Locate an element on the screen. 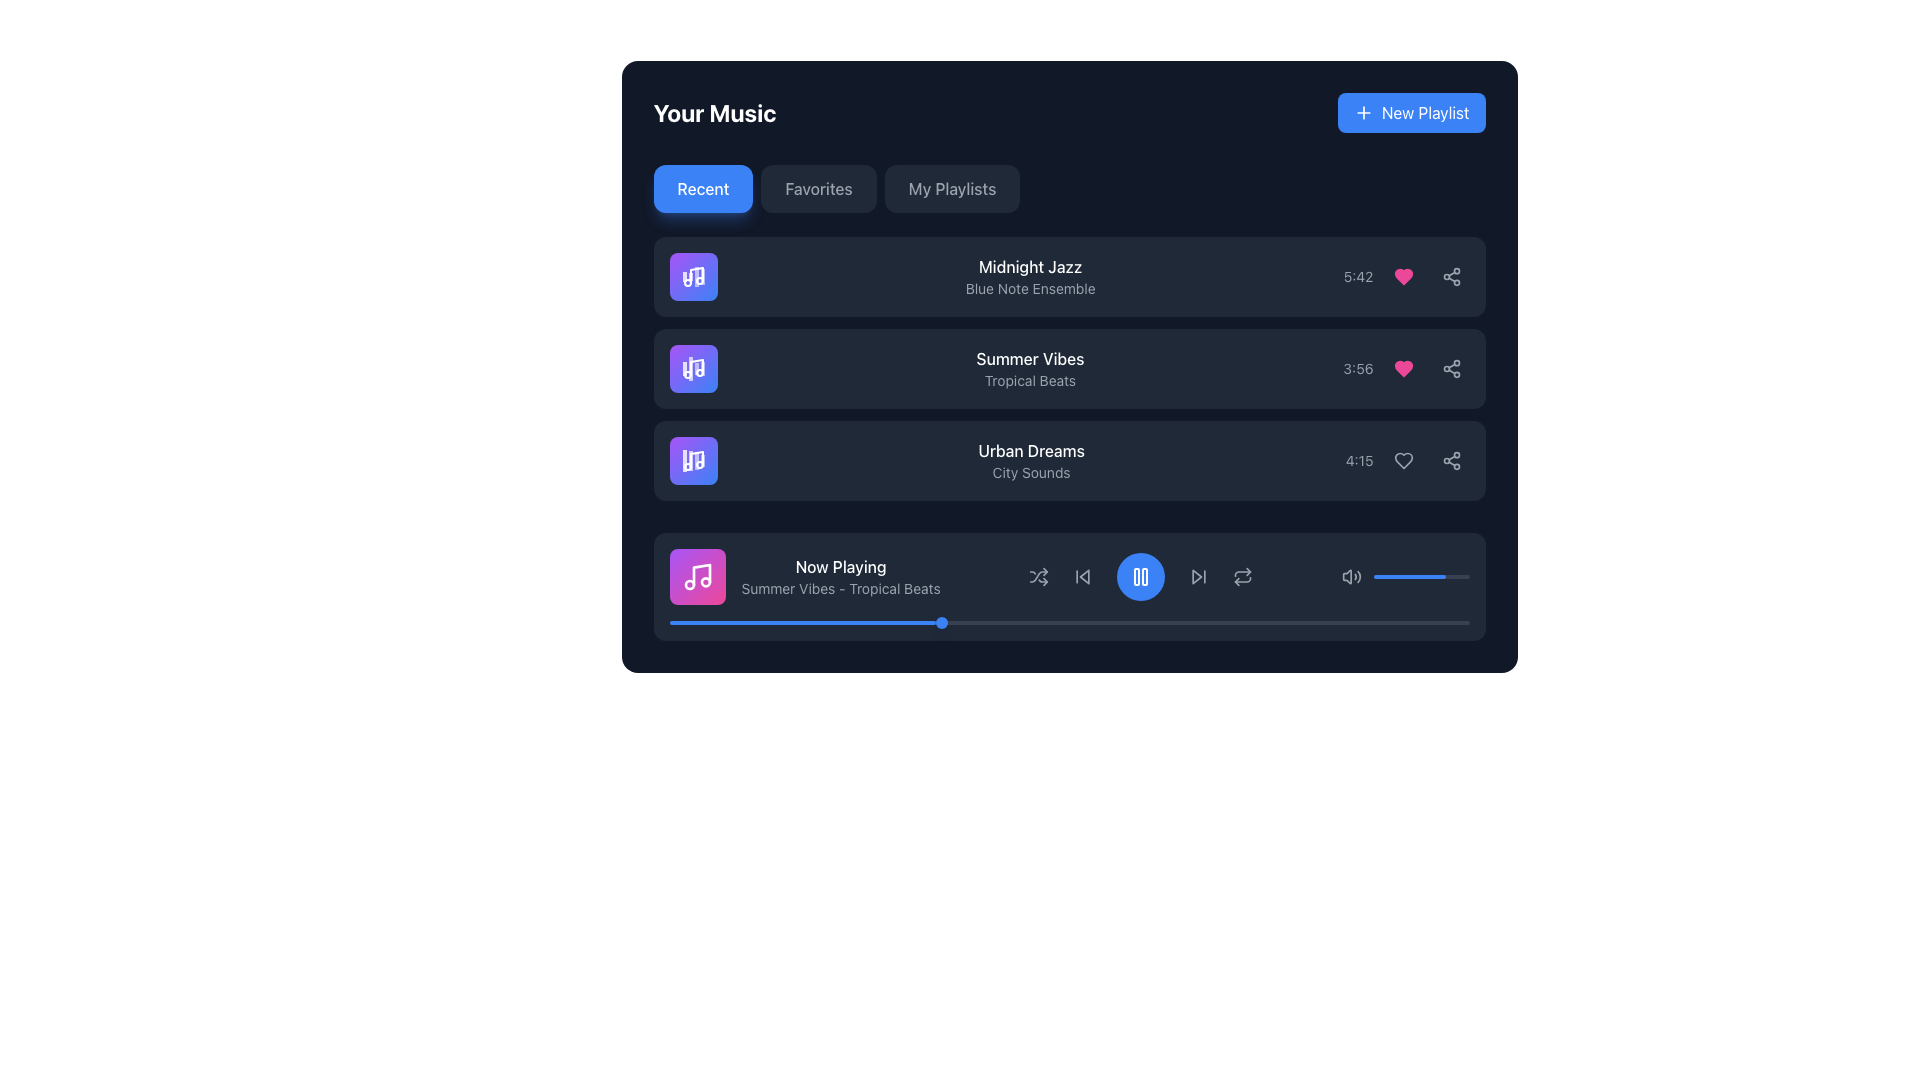 This screenshot has height=1080, width=1920. Text Label displaying additional information about the music item, located under the 'Midnight Jazz' title in the 'Your Music' section is located at coordinates (1030, 289).